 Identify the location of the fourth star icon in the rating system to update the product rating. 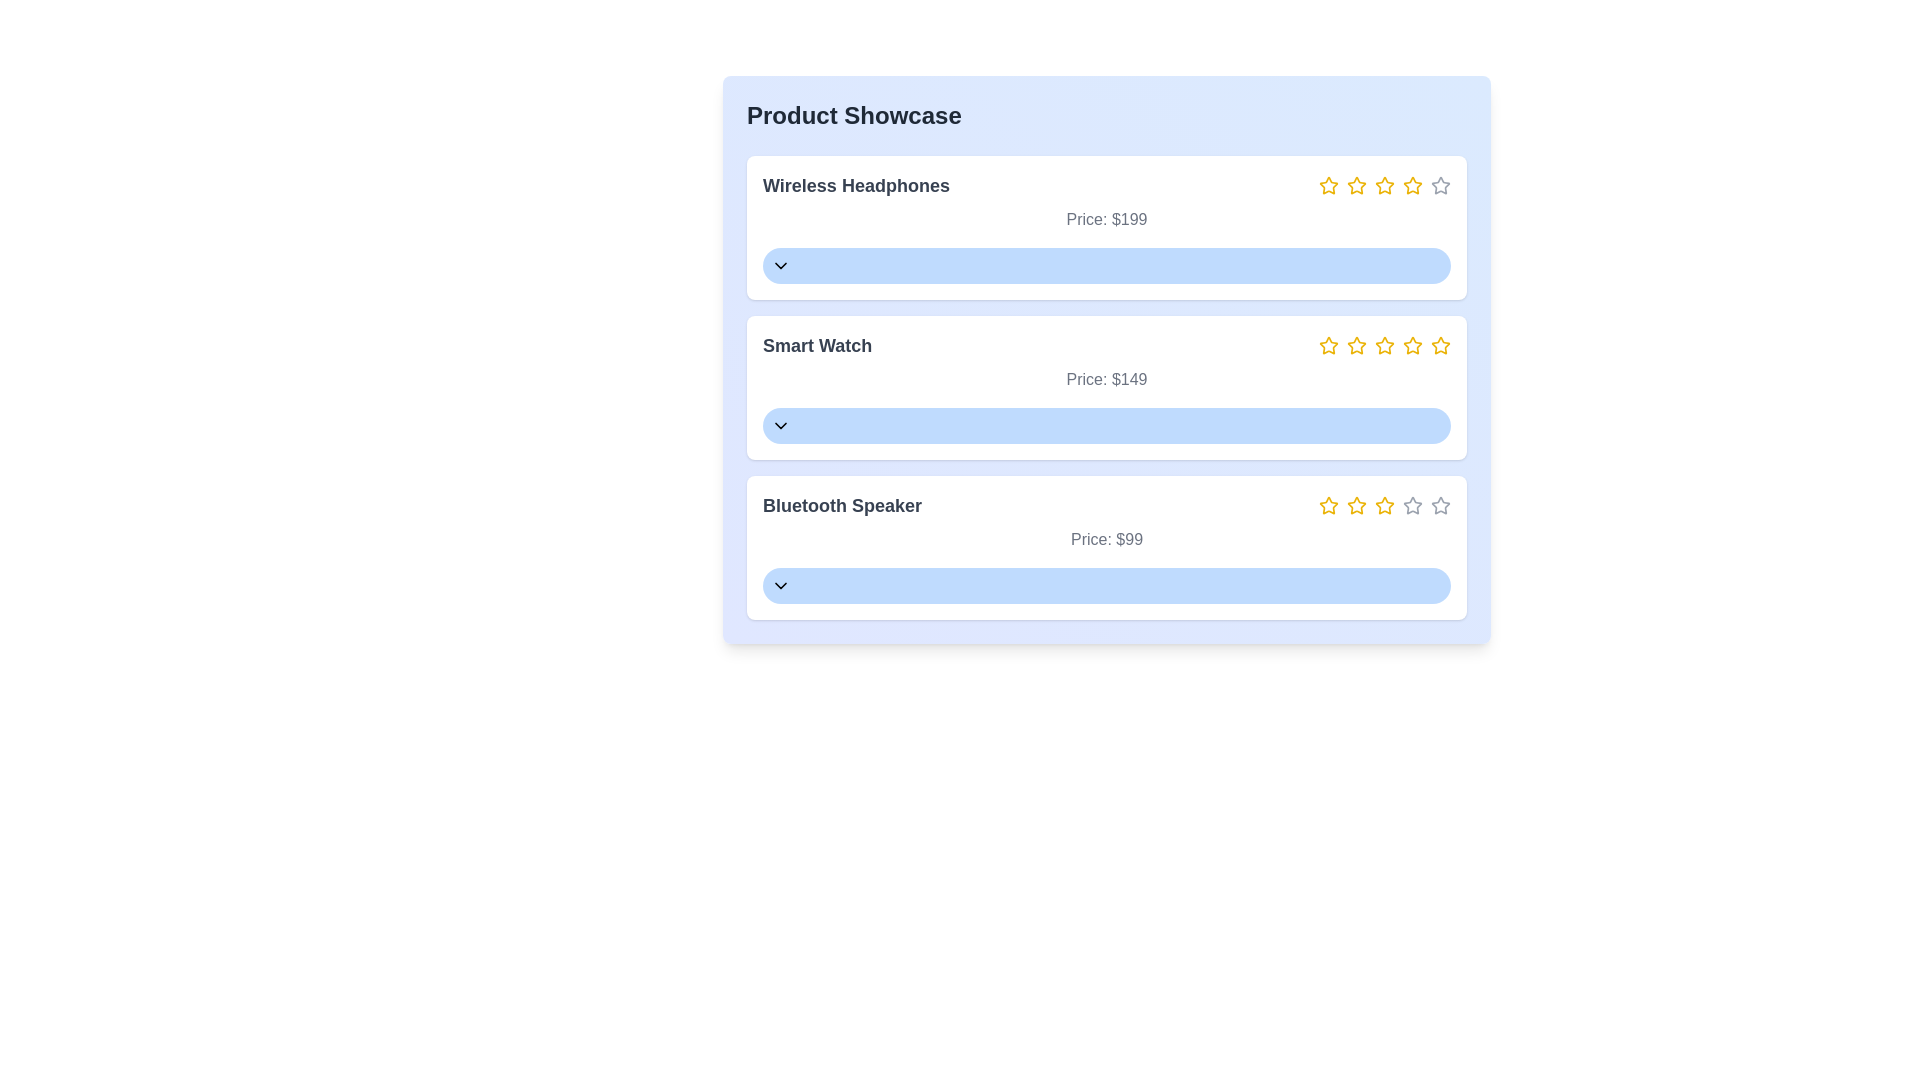
(1411, 344).